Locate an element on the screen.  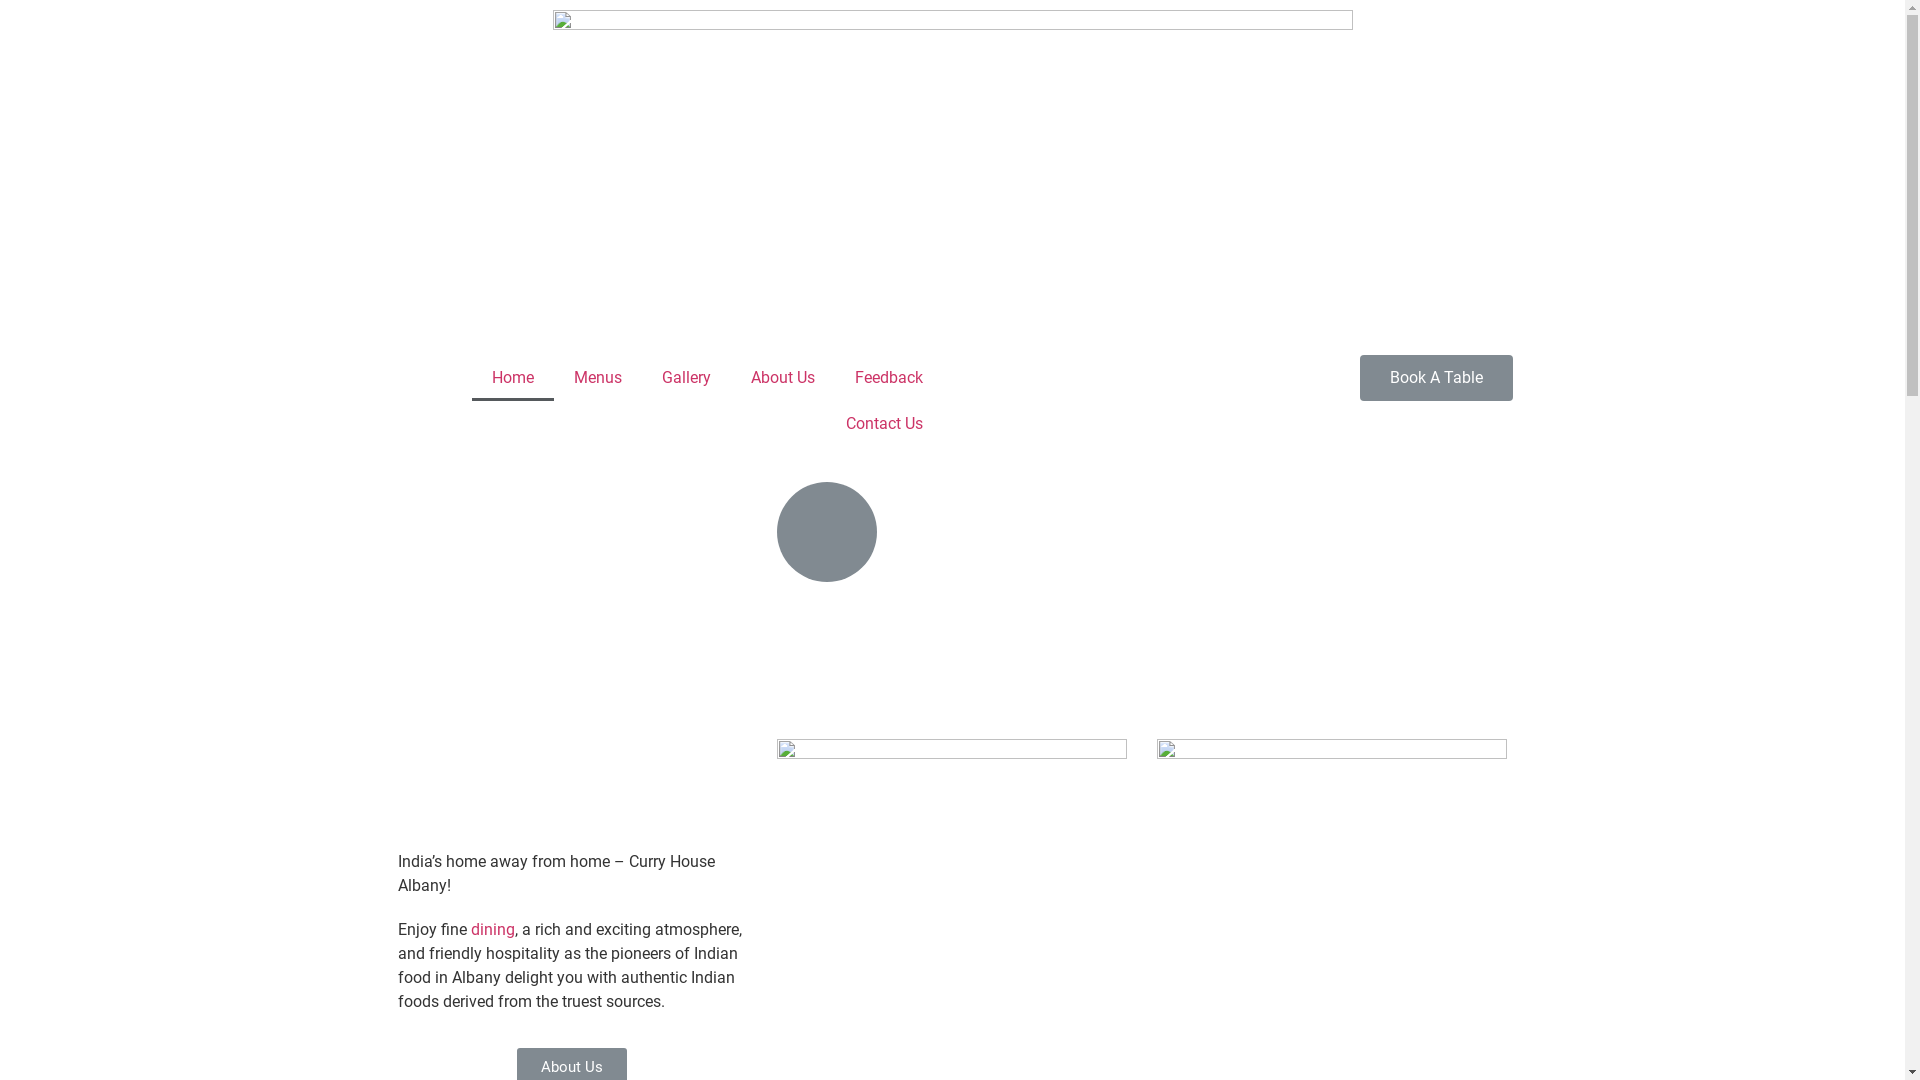
'Home' is located at coordinates (513, 378).